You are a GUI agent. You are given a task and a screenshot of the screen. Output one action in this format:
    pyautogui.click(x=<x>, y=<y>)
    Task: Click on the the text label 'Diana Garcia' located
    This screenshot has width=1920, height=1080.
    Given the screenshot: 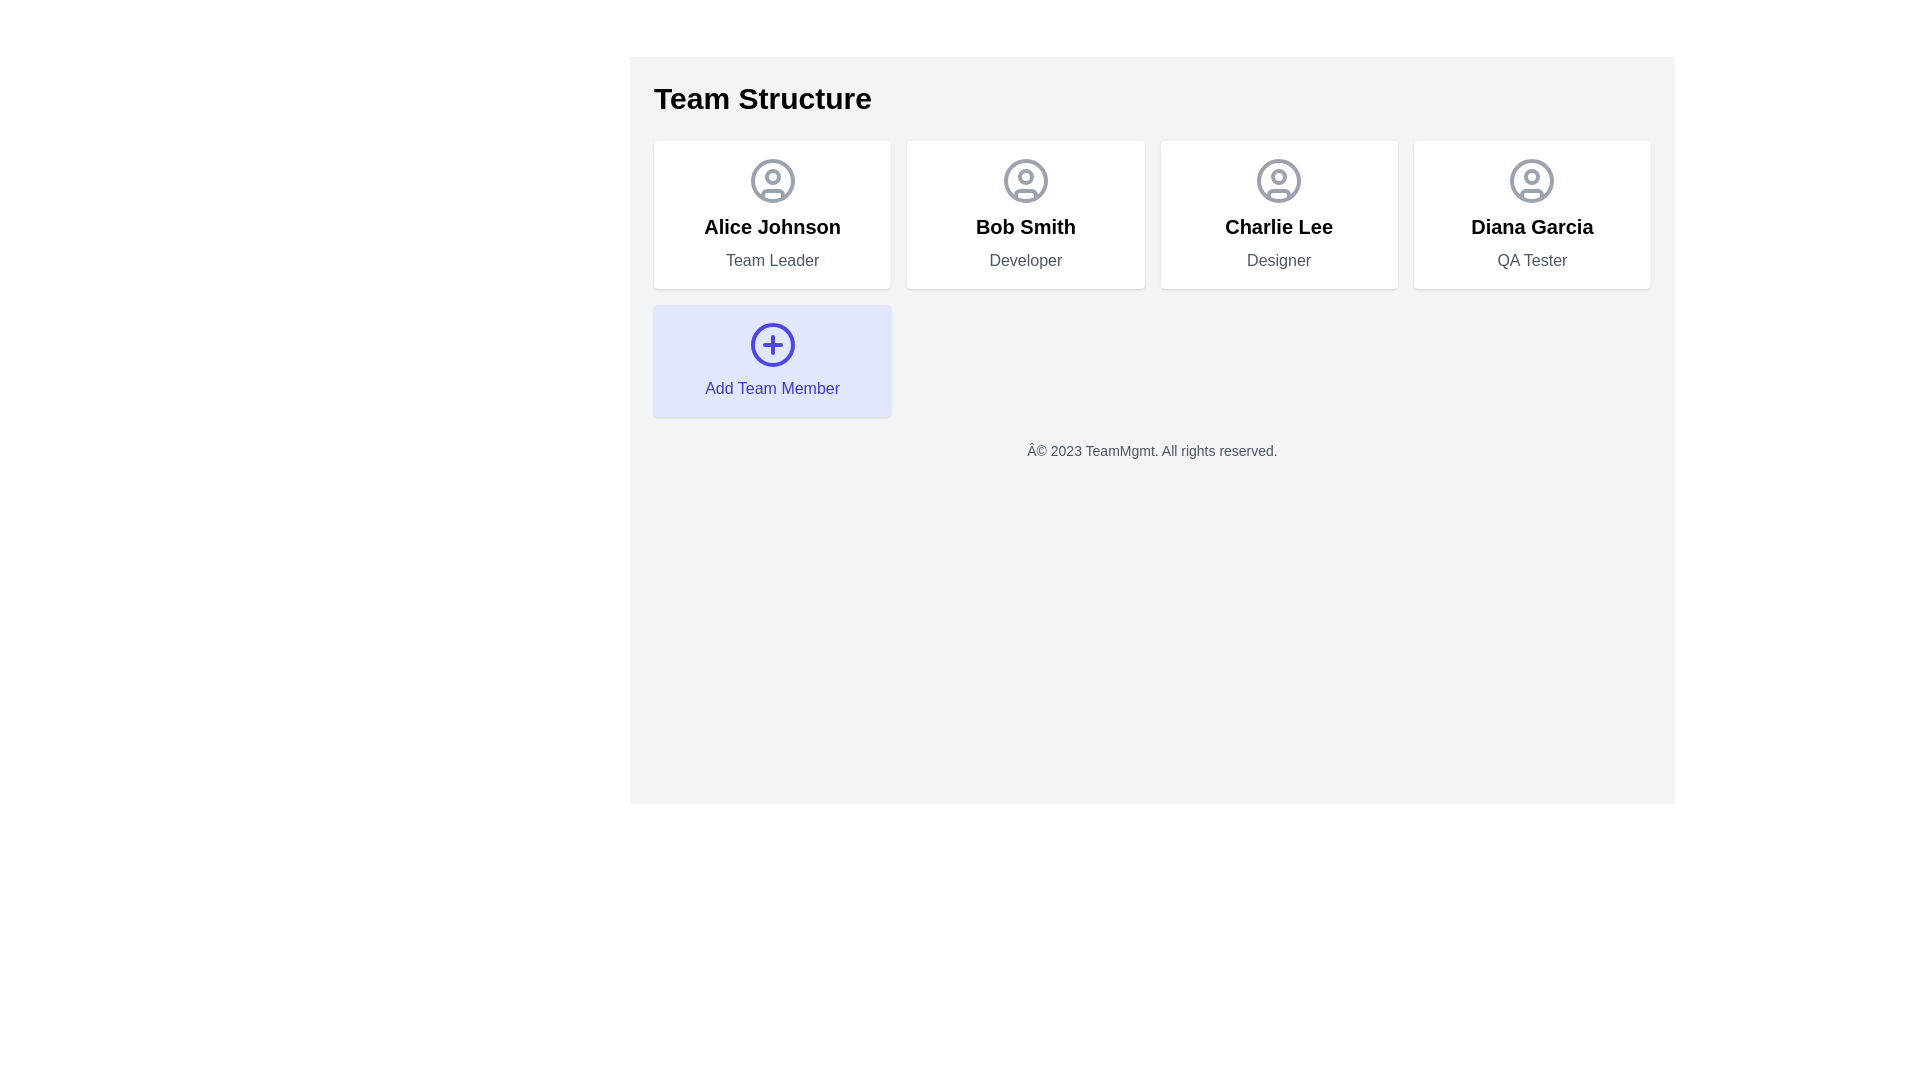 What is the action you would take?
    pyautogui.click(x=1531, y=226)
    